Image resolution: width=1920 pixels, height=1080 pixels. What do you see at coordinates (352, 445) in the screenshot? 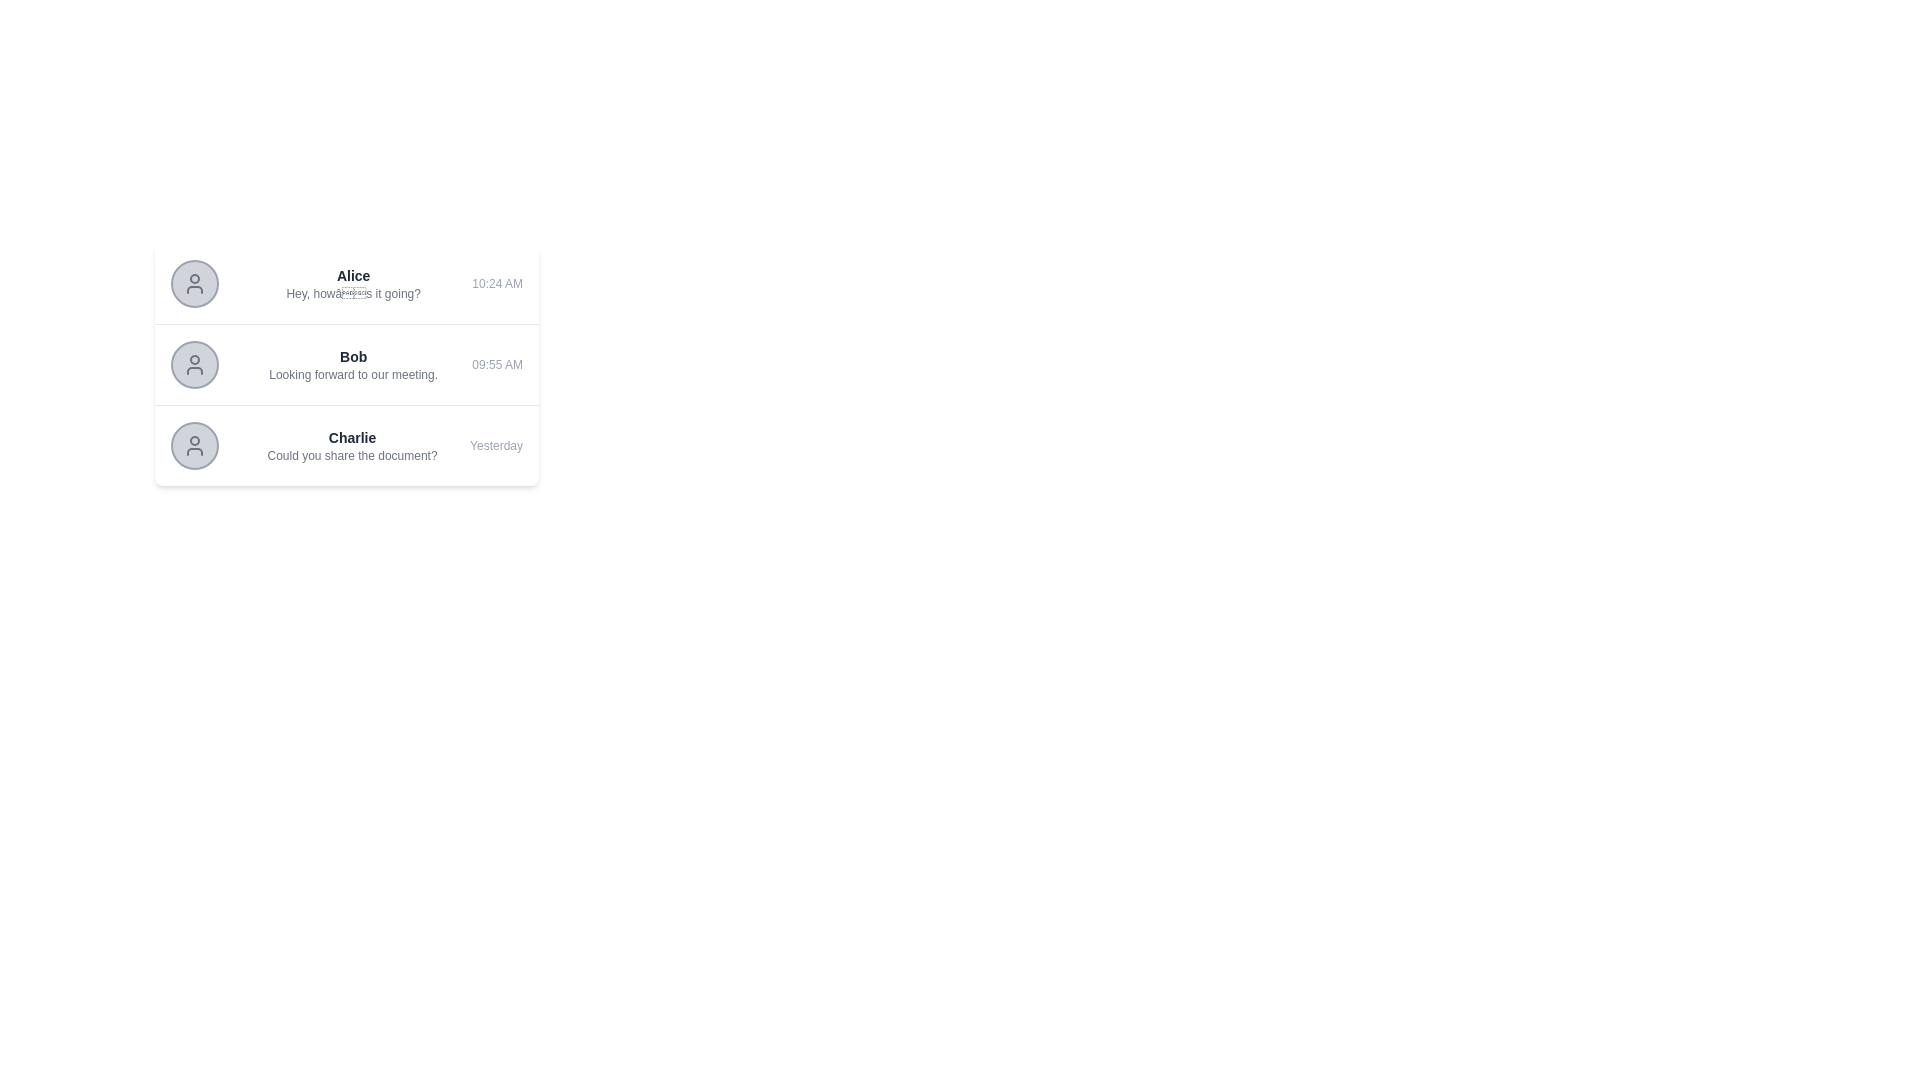
I see `the Message Preview element displaying 'Charlie' in bold and the message 'Could you share the document?'` at bounding box center [352, 445].